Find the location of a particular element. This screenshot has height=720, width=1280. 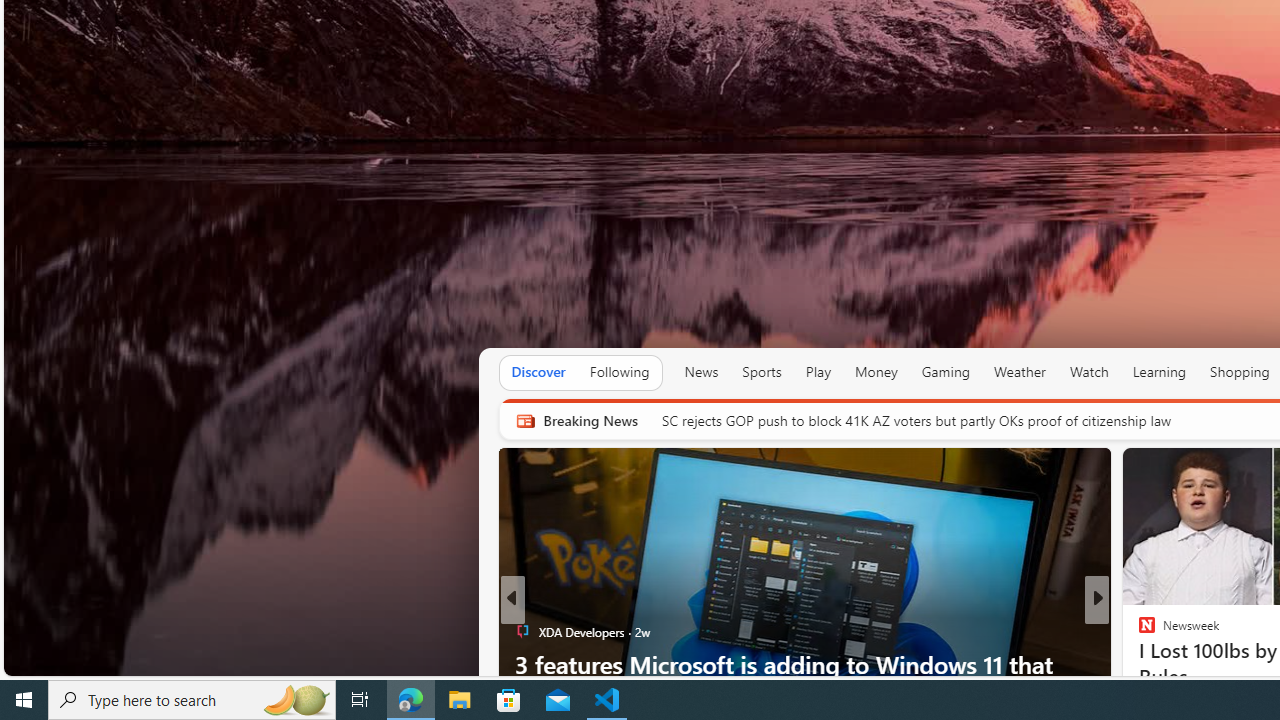

'INSIDER' is located at coordinates (1138, 632).